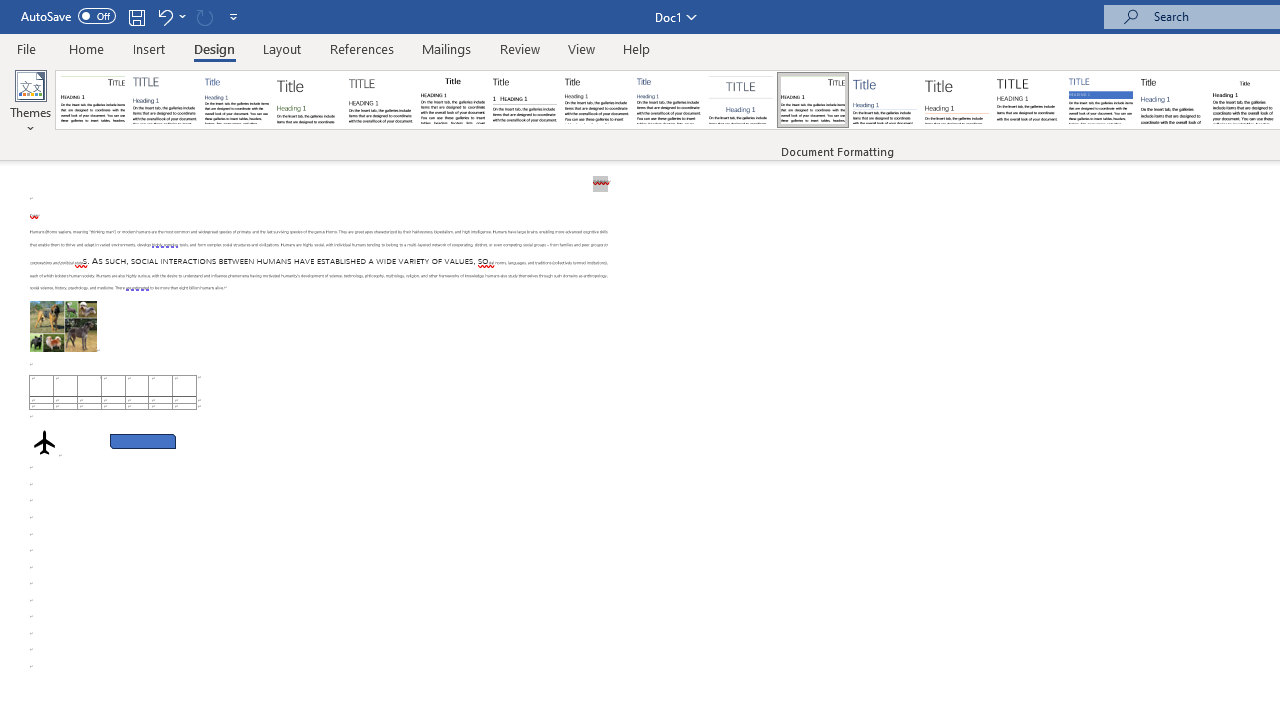 This screenshot has height=720, width=1280. I want to click on 'Black & White (Capitalized)', so click(381, 100).